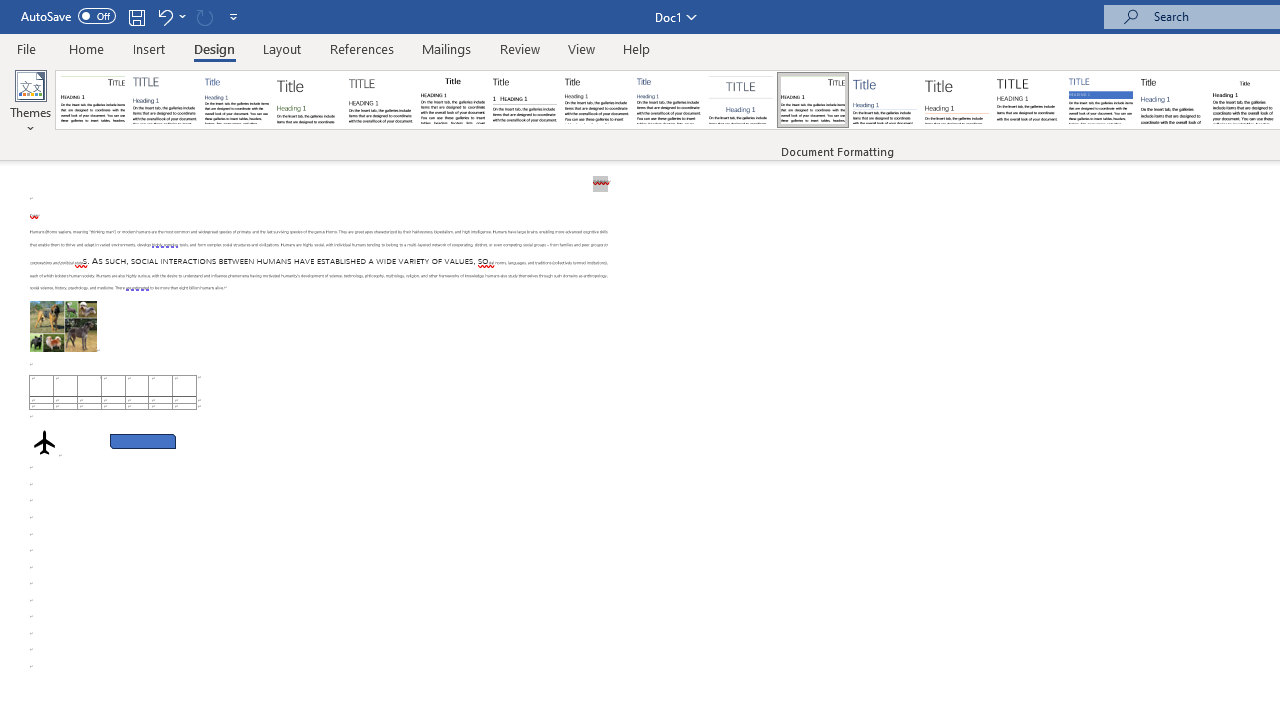 This screenshot has height=720, width=1280. I want to click on 'Black & White (Capitalized)', so click(381, 100).